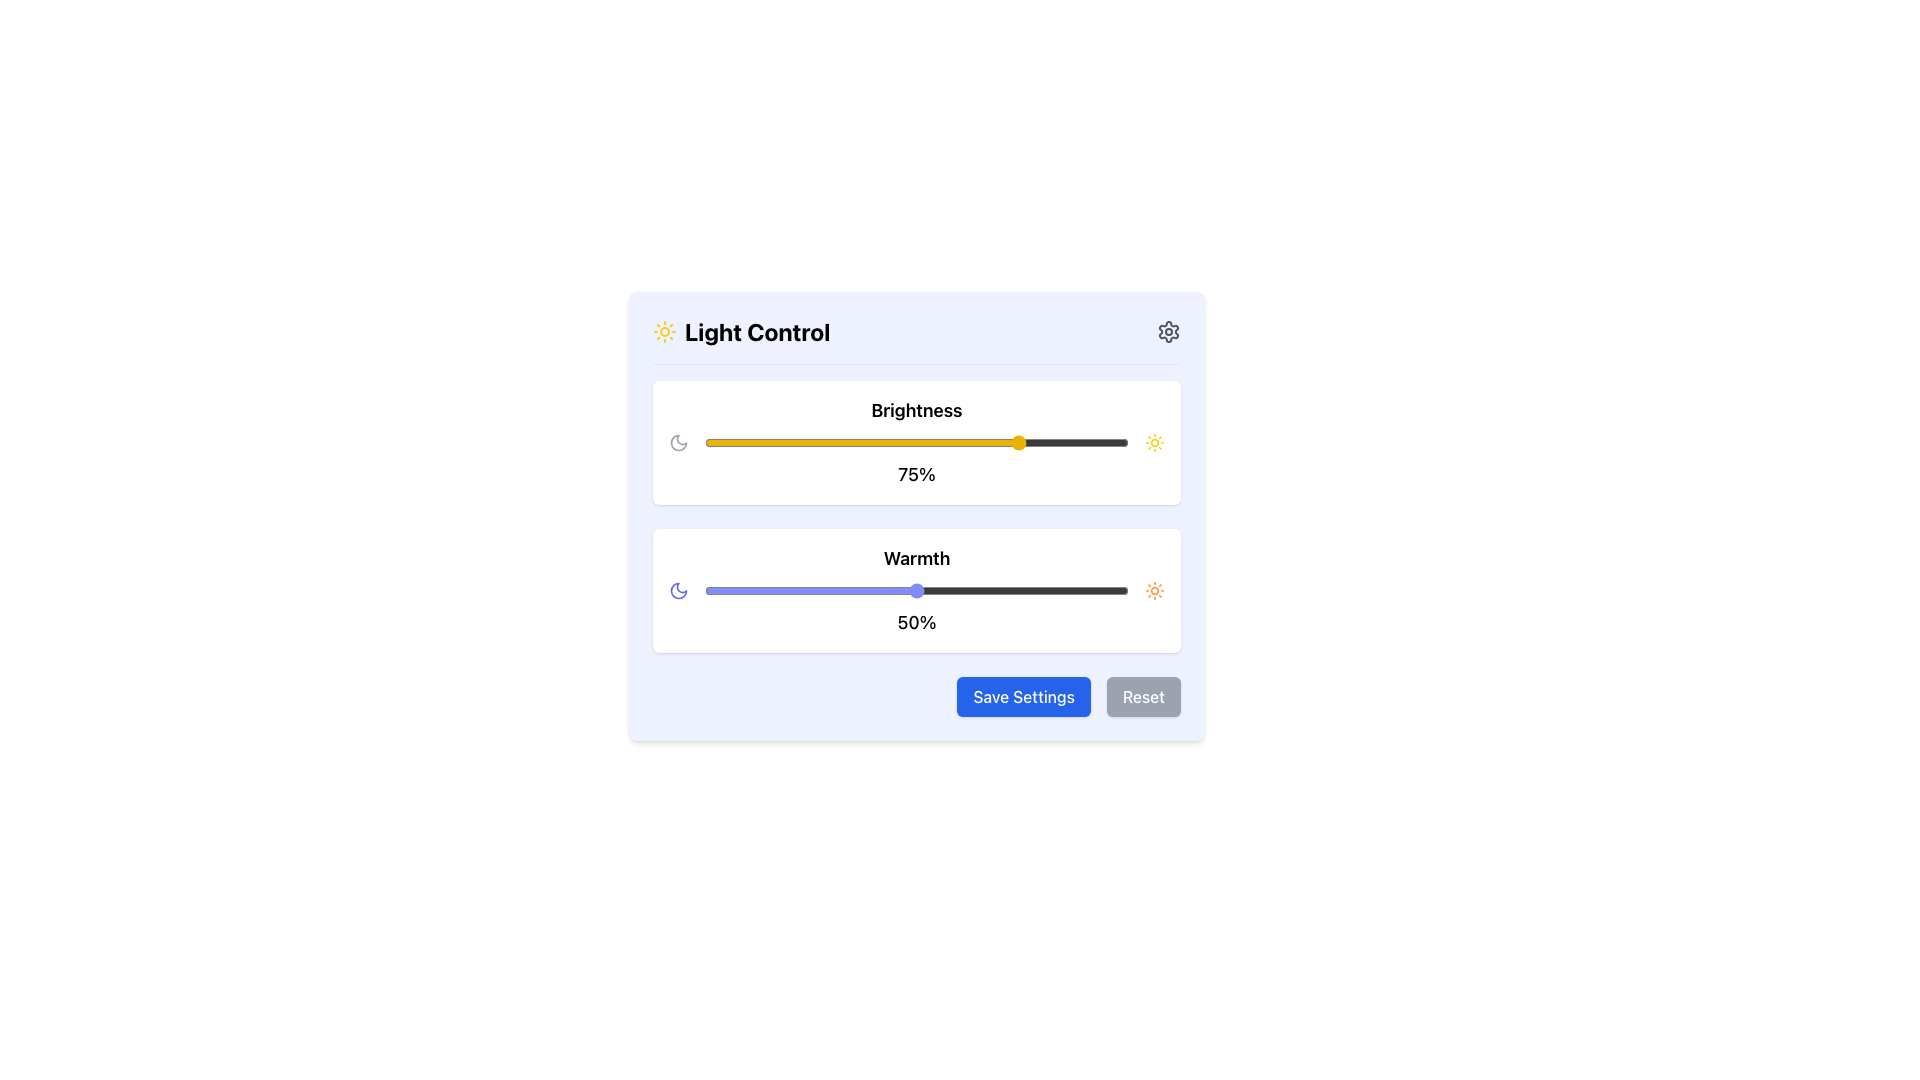 This screenshot has height=1080, width=1920. Describe the element at coordinates (776, 442) in the screenshot. I see `brightness` at that location.